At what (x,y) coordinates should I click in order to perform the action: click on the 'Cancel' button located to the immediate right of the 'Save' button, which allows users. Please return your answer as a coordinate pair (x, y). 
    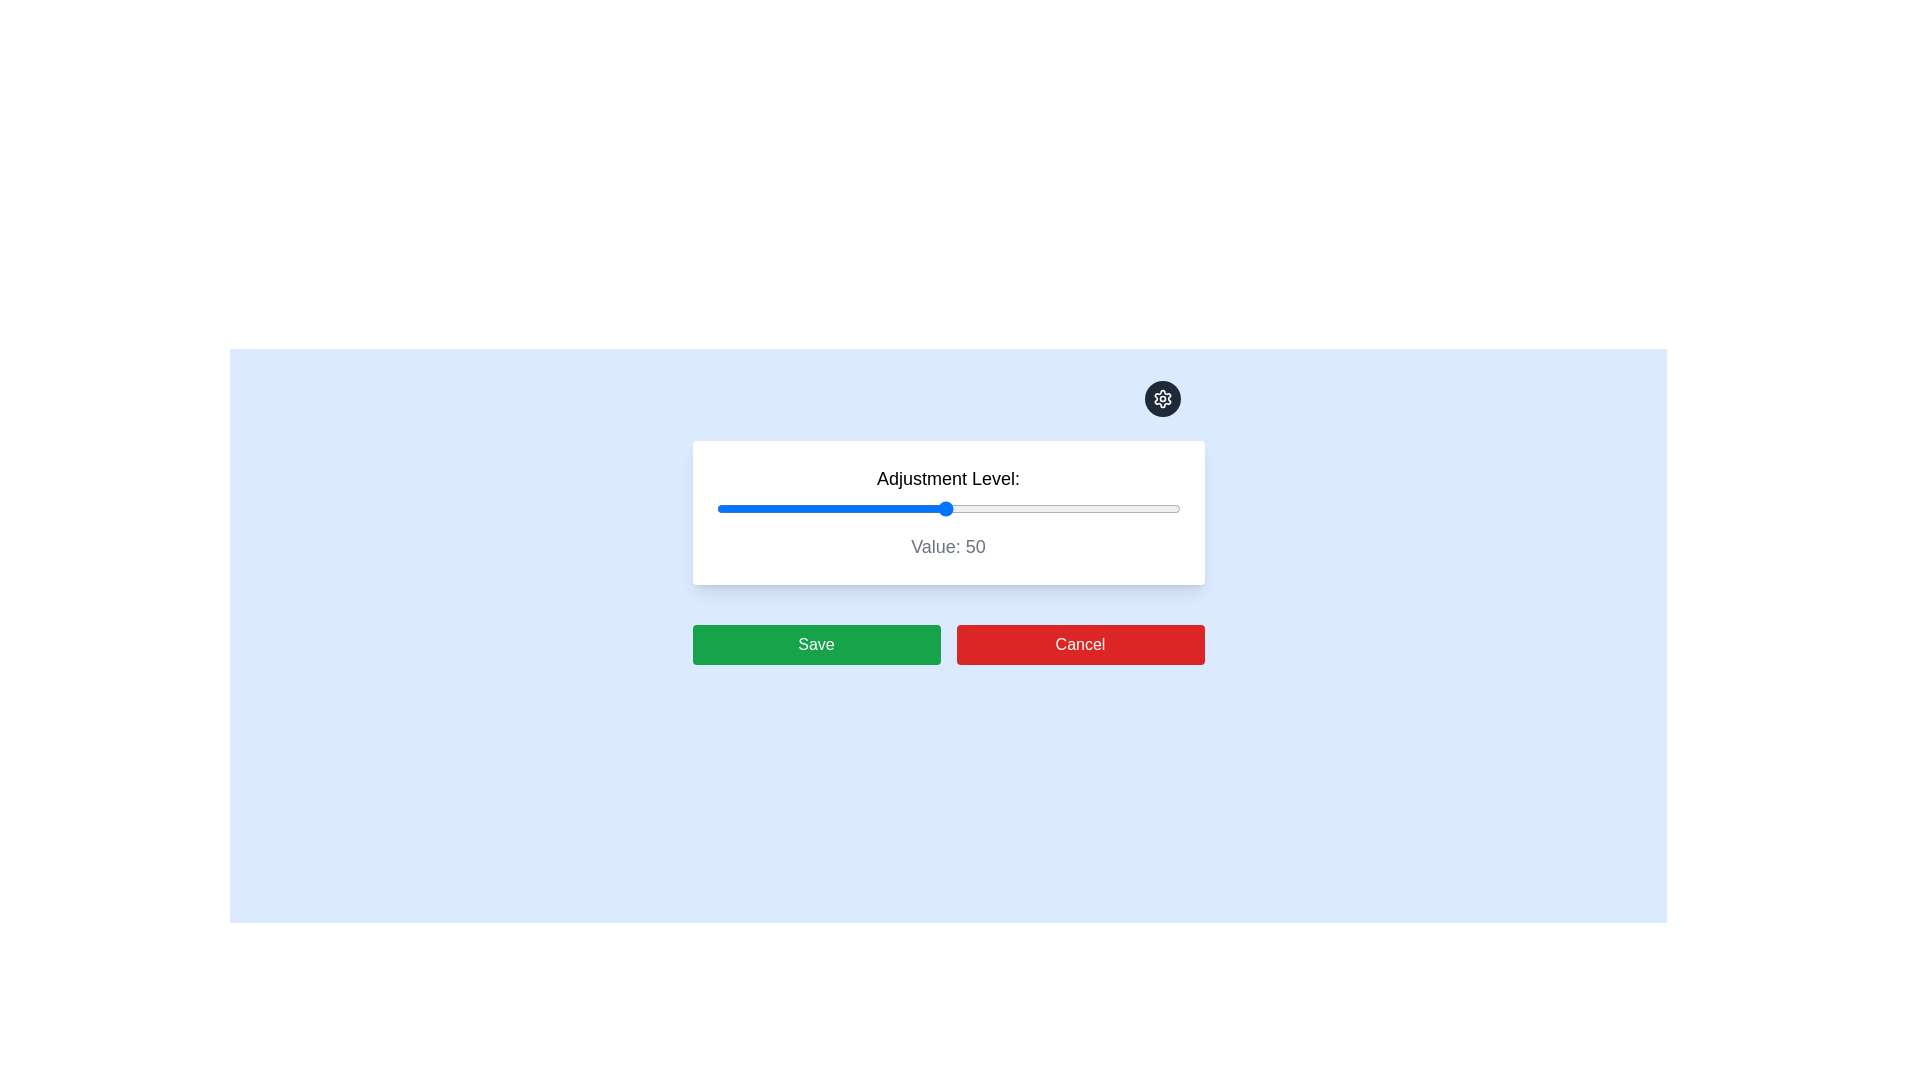
    Looking at the image, I should click on (1079, 644).